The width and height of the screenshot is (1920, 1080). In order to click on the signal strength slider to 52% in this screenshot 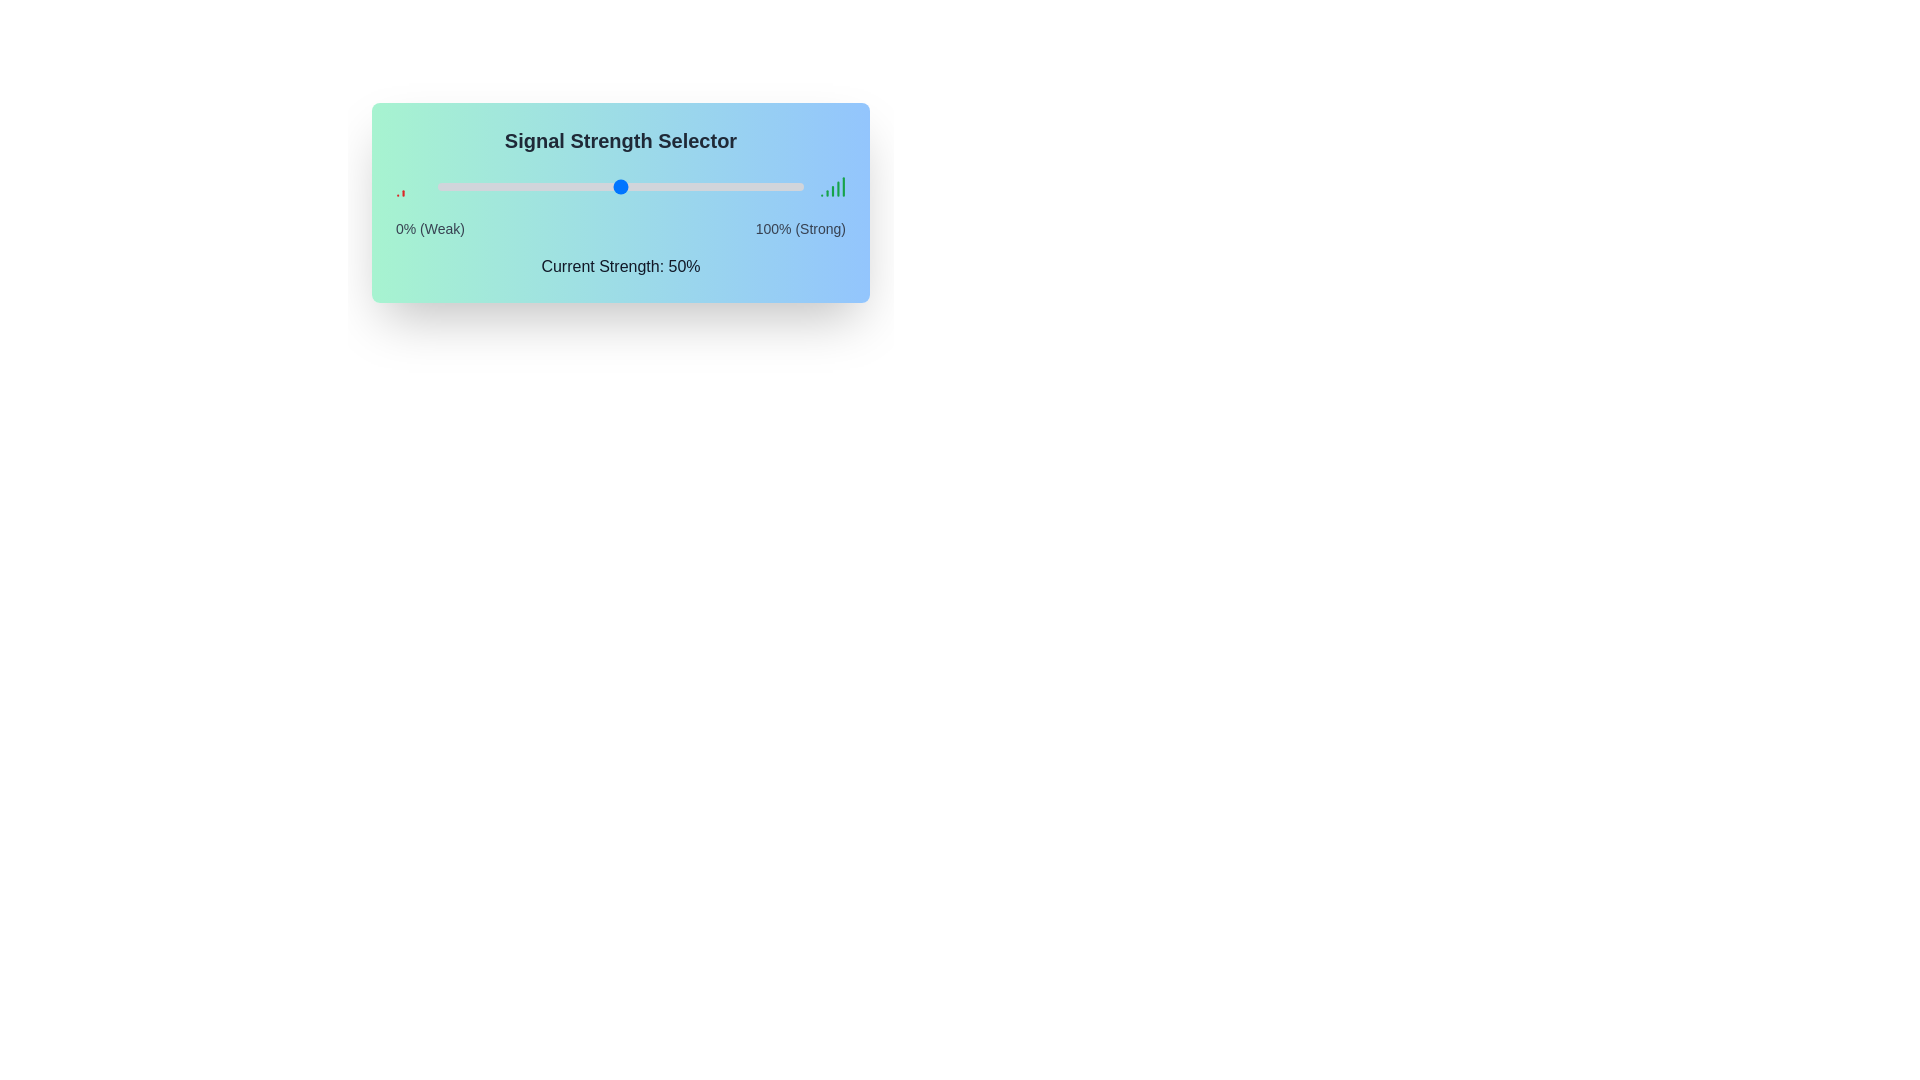, I will do `click(627, 186)`.